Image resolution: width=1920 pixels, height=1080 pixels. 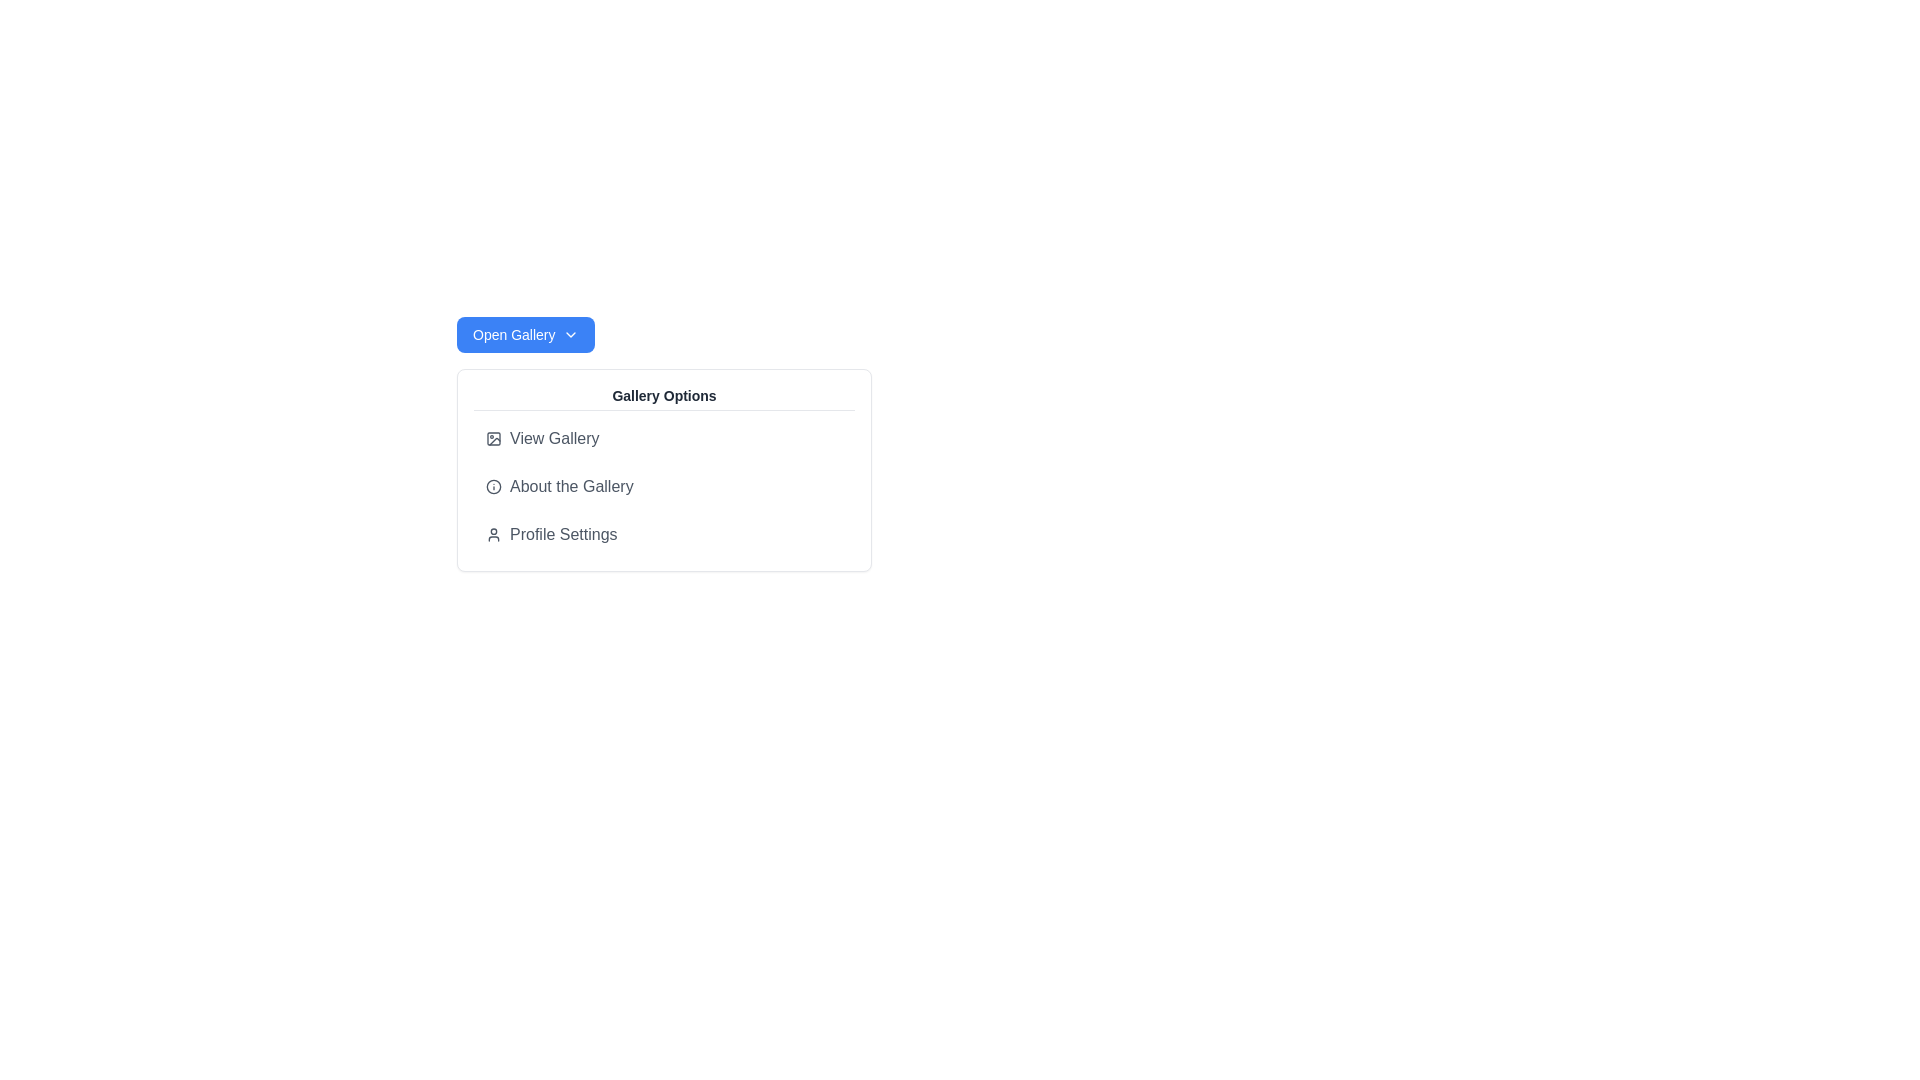 What do you see at coordinates (664, 398) in the screenshot?
I see `the bold labeled header 'Gallery Options'` at bounding box center [664, 398].